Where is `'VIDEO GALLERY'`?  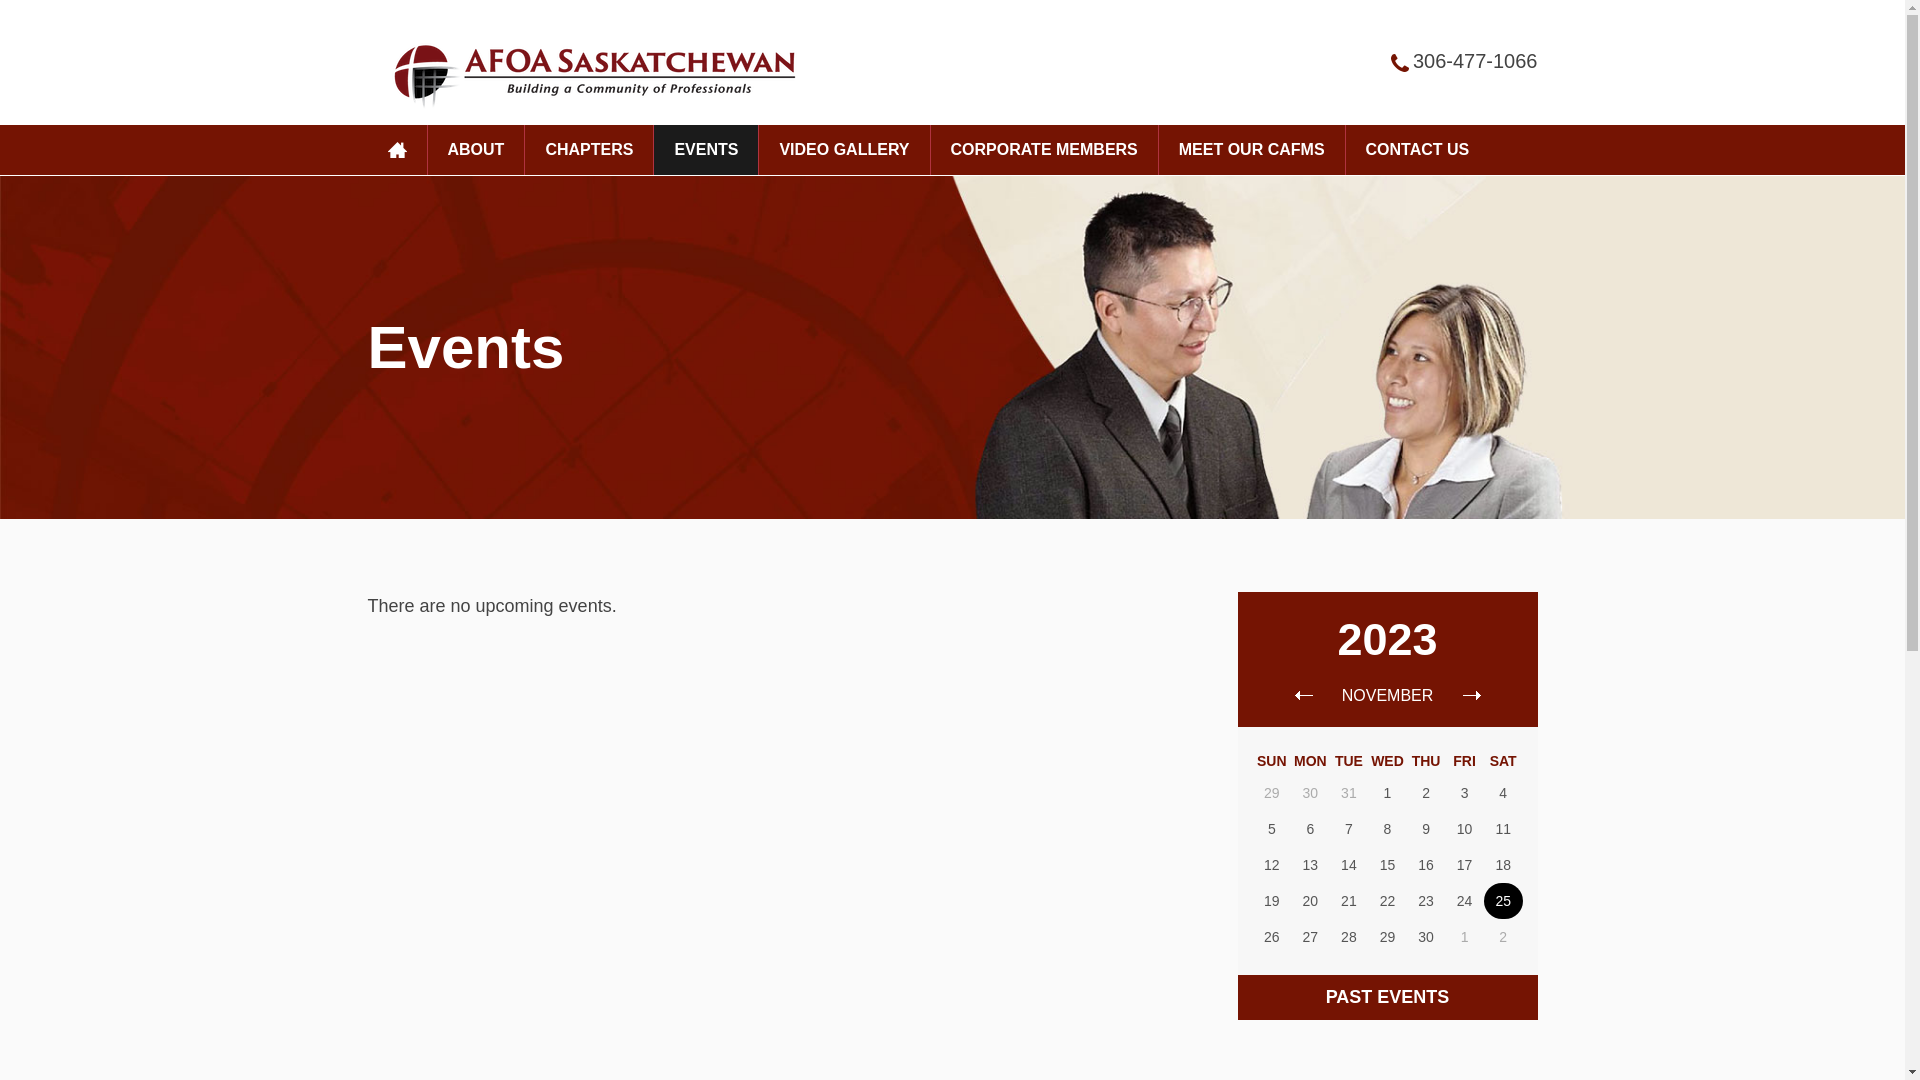
'VIDEO GALLERY' is located at coordinates (757, 149).